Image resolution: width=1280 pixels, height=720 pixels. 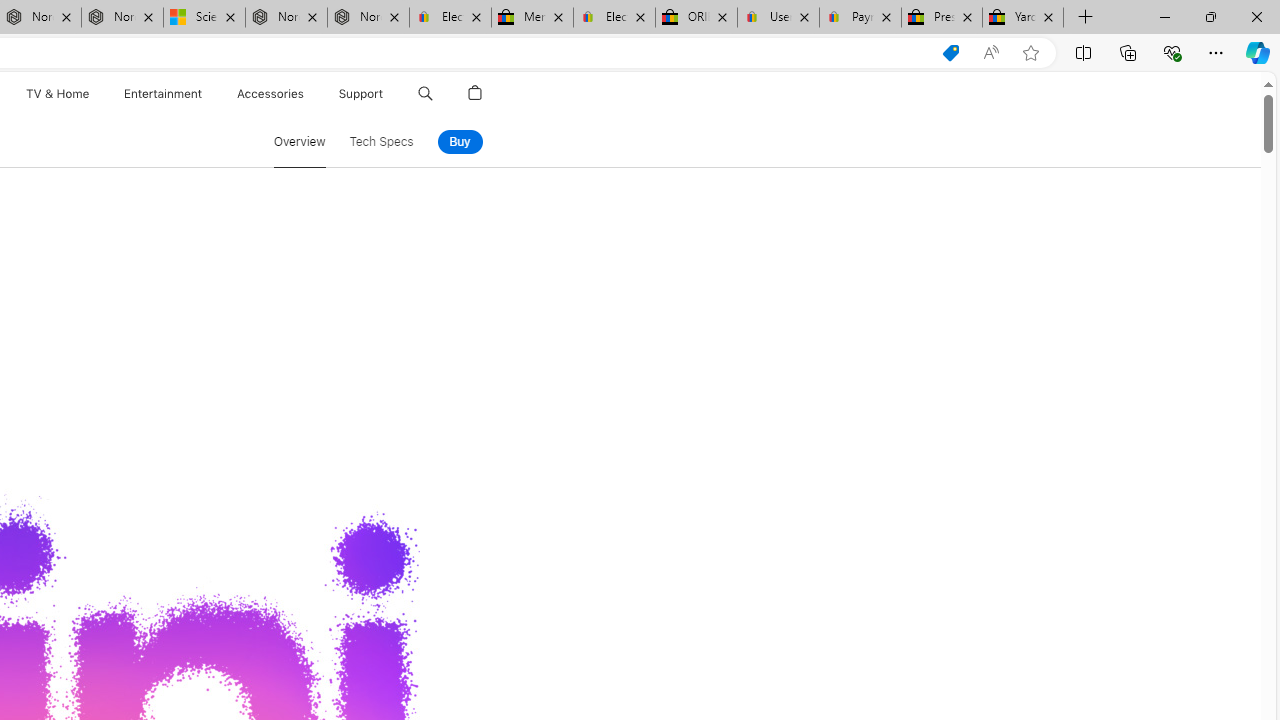 I want to click on 'Accessories', so click(x=269, y=93).